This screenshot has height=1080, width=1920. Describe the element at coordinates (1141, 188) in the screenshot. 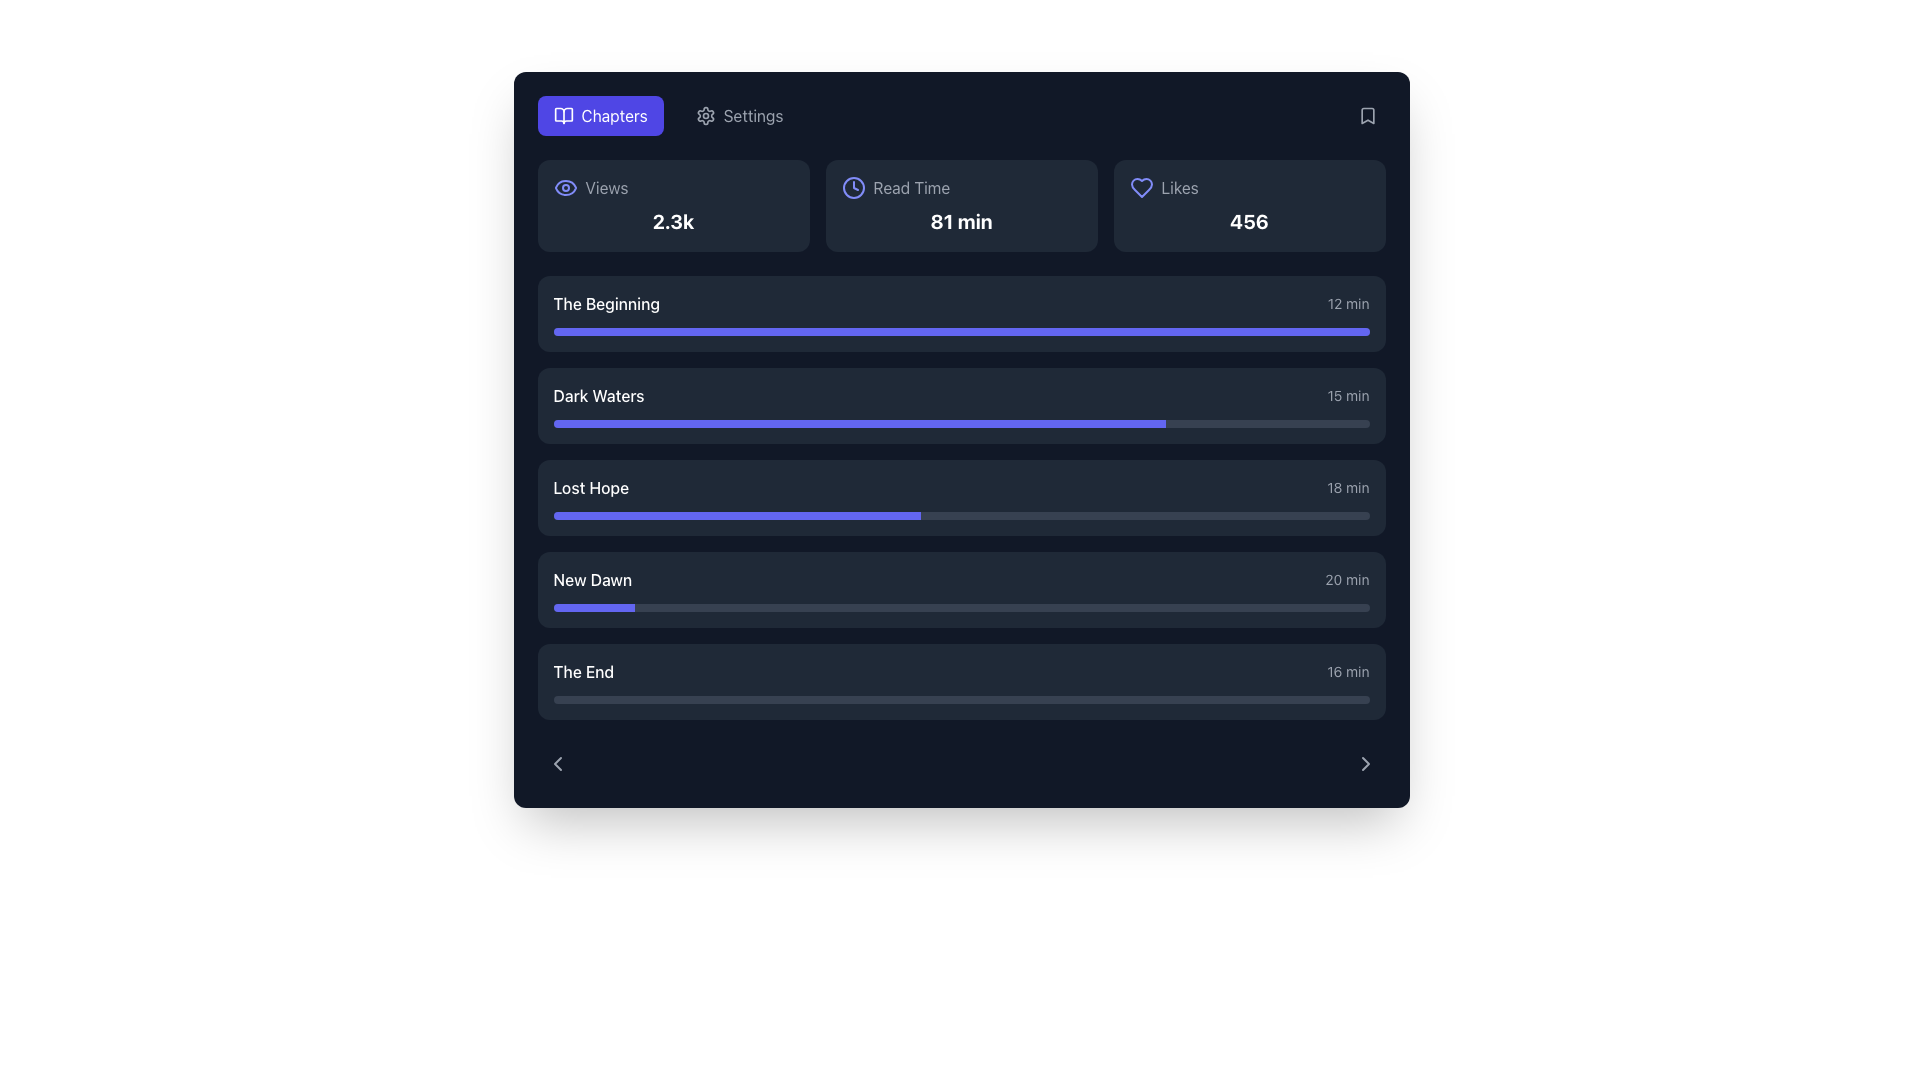

I see `the heart-shaped icon styled with an outline design in purple color, located next to 'Likes' and the value '456' in the top row of the dashboard` at that location.